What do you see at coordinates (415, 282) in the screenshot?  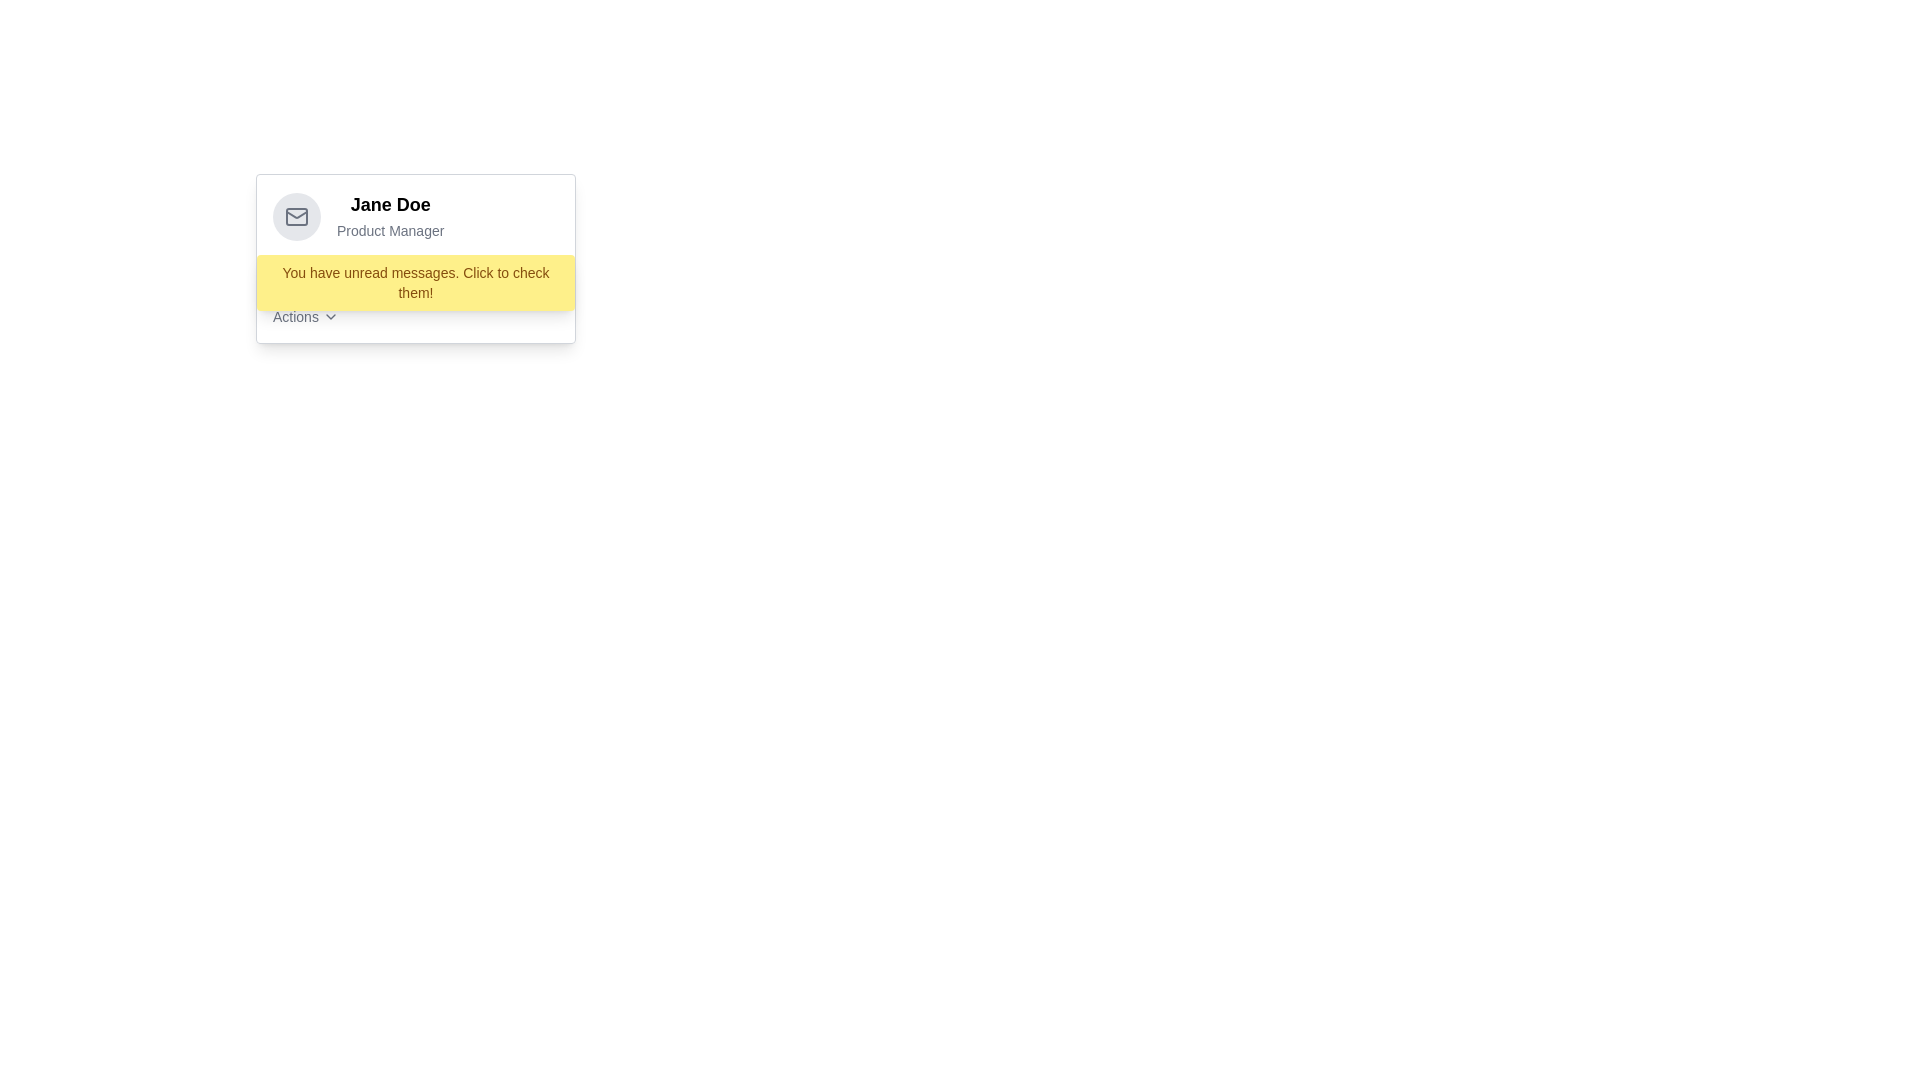 I see `the yellow notification banner displaying the message 'You have unread messages. Click to check them!' to read the information it displays` at bounding box center [415, 282].